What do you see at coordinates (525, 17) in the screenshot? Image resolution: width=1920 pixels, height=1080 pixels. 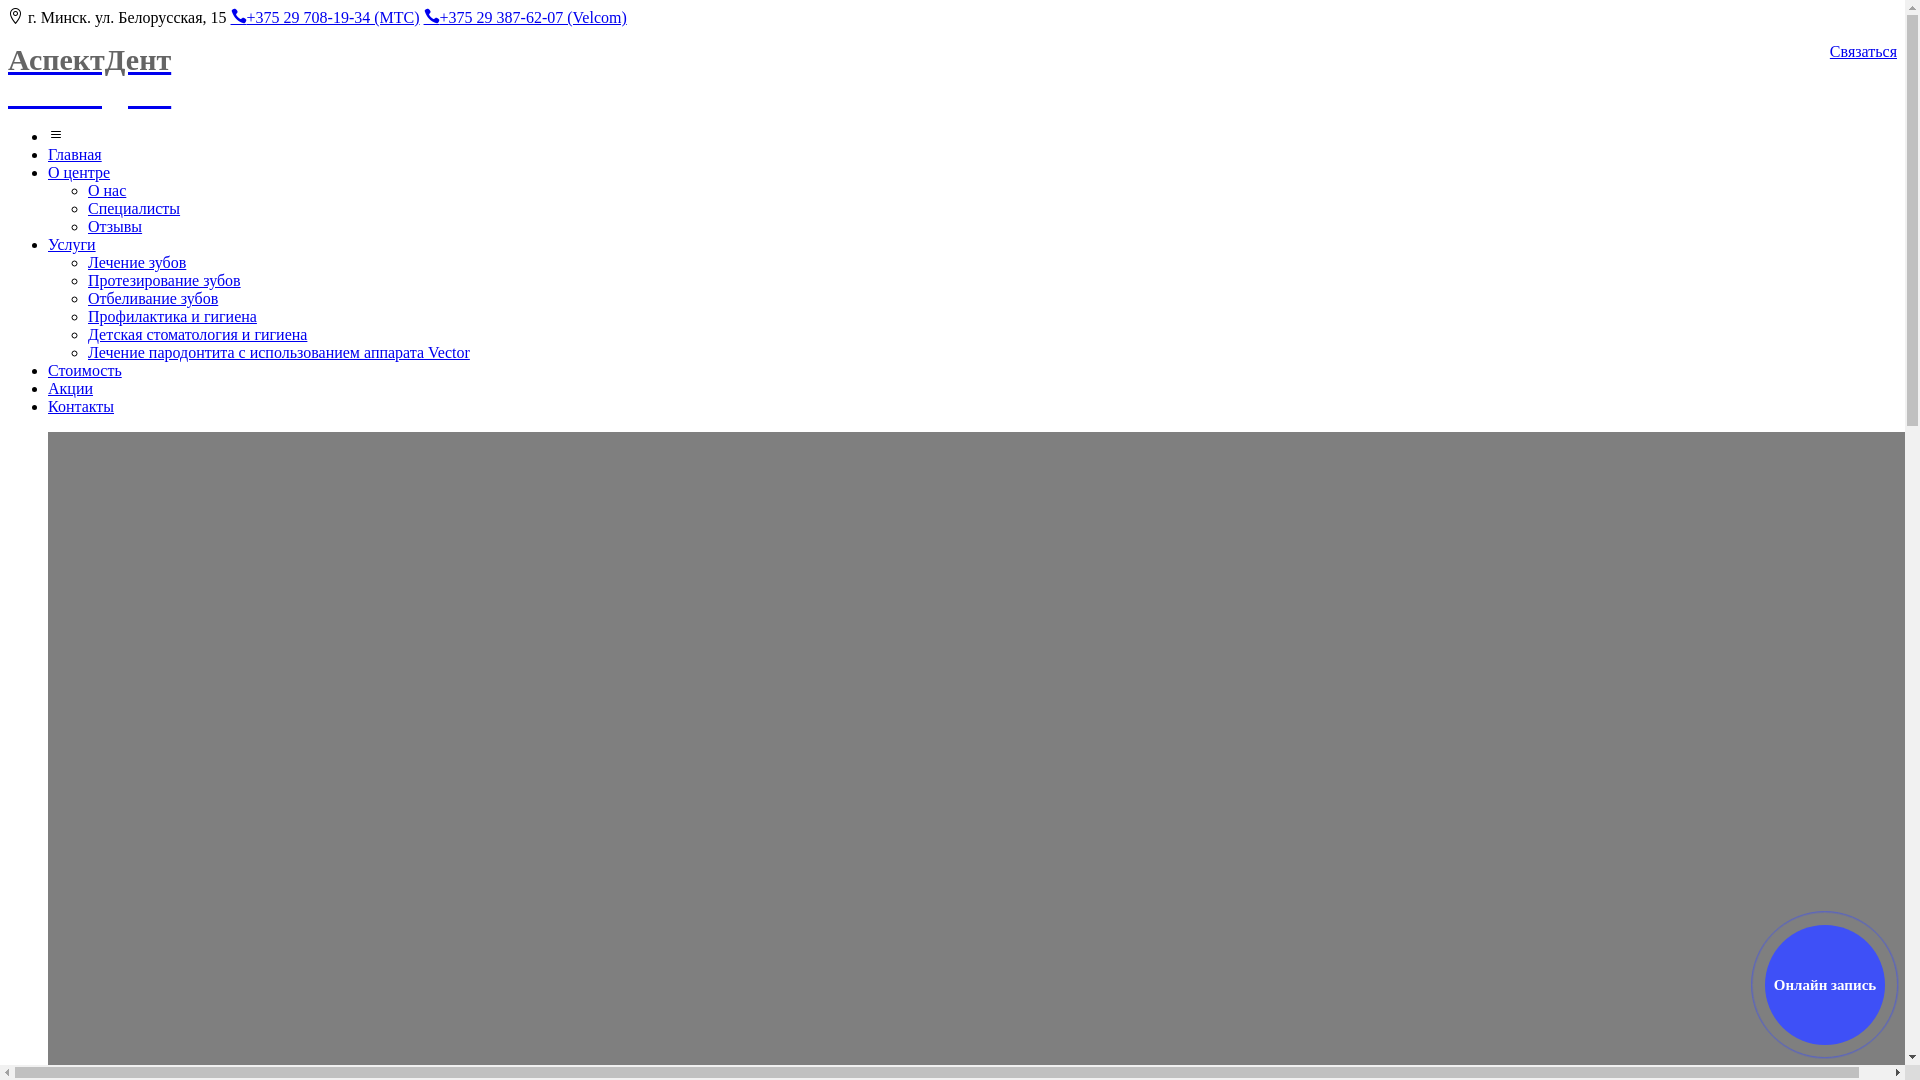 I see `'+375 29 387-62-07 (Velcom)'` at bounding box center [525, 17].